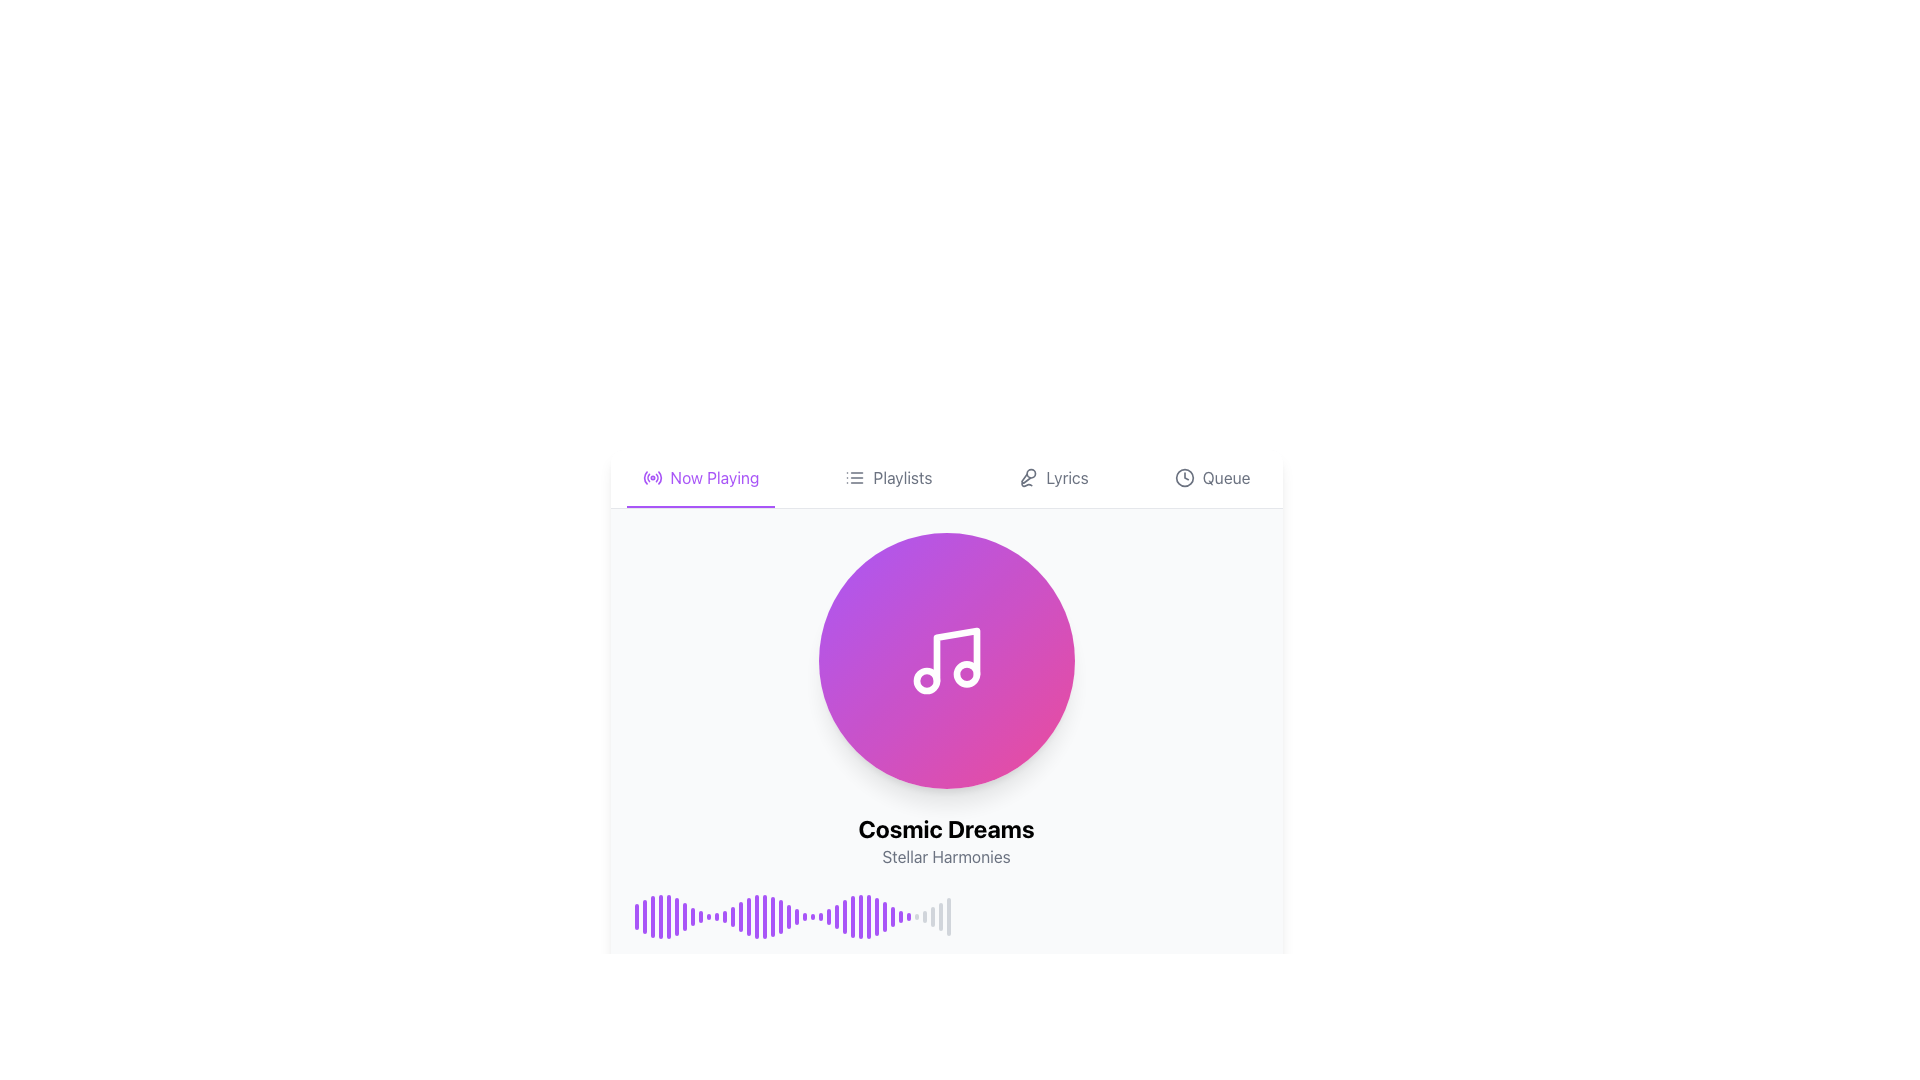  What do you see at coordinates (660, 917) in the screenshot?
I see `the fourth bar of the waveform segment that visually represents the intensity of the music, positioned below the music artwork and title area` at bounding box center [660, 917].